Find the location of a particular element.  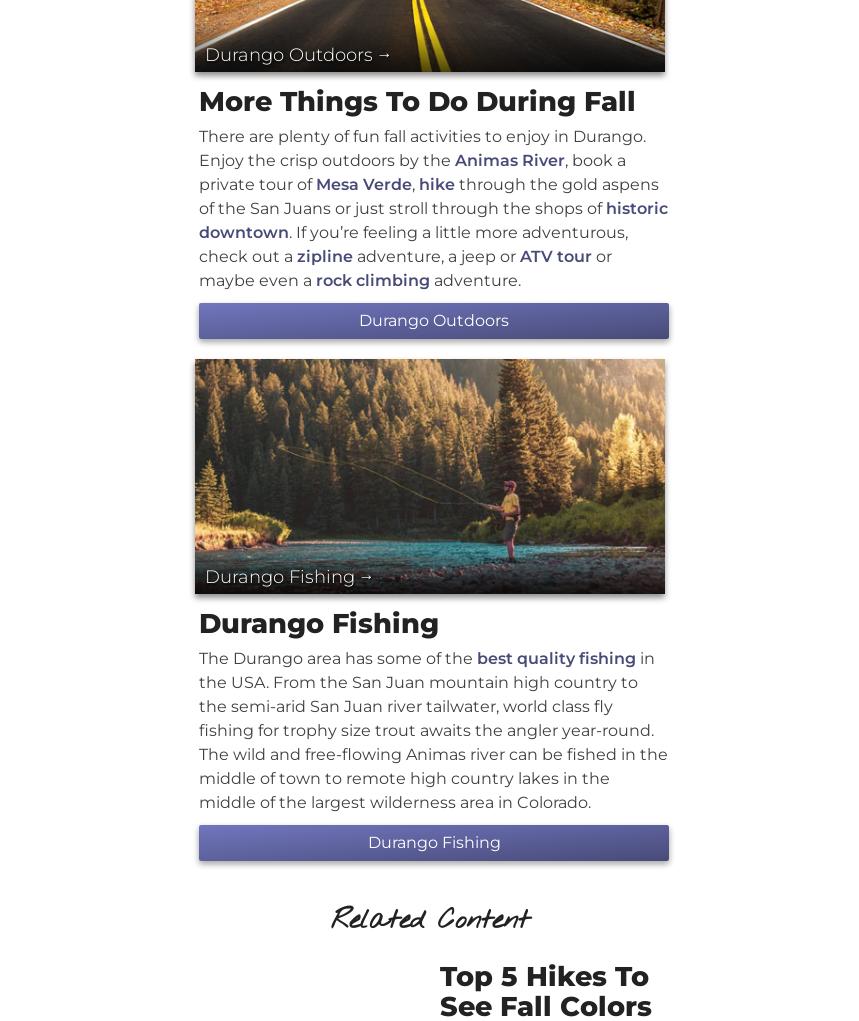

'zipline' is located at coordinates (324, 254).